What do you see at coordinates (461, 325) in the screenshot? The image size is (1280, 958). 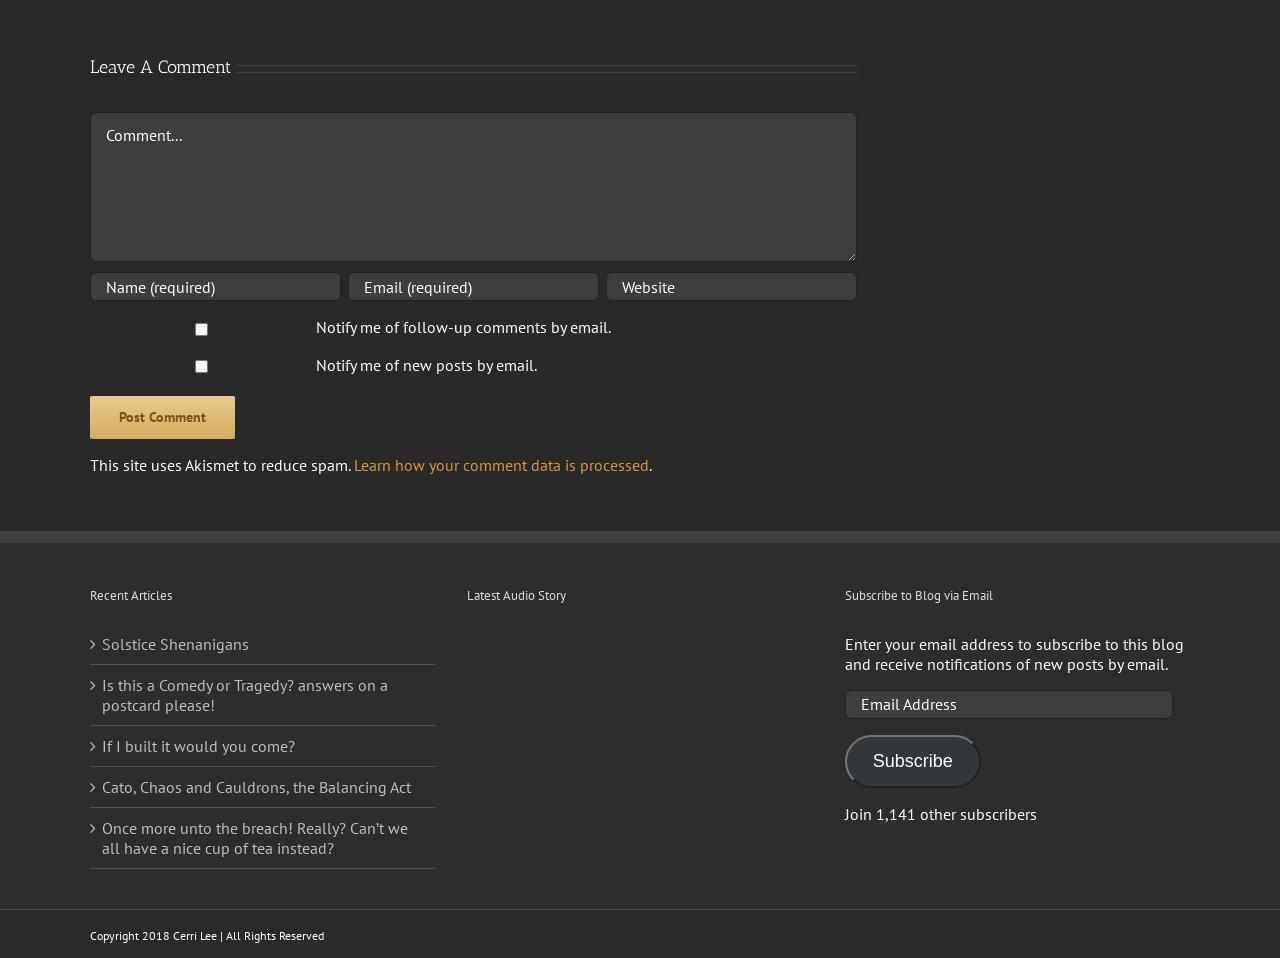 I see `'Notify me of follow-up comments by email.'` at bounding box center [461, 325].